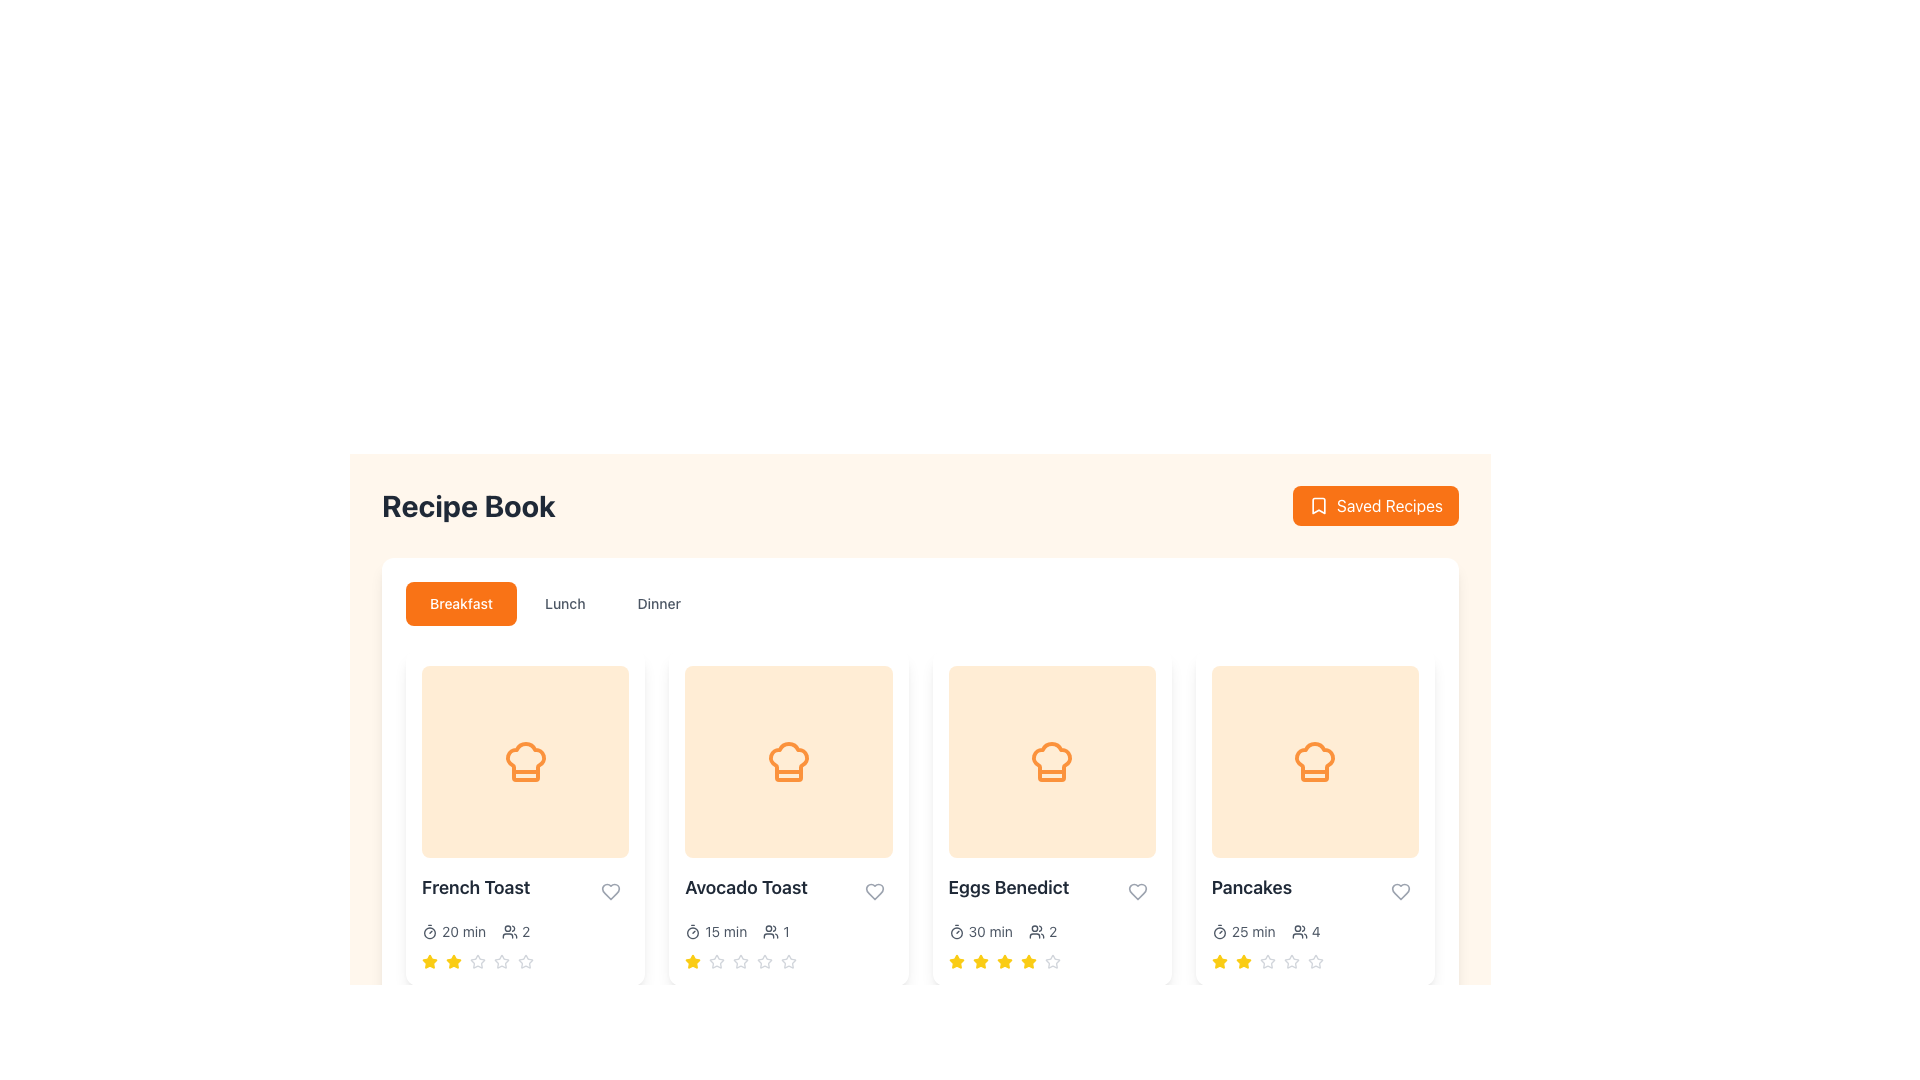 The image size is (1920, 1080). I want to click on the first star graphical icon in the recipe grid under the 'Avocado Toast' card, so click(693, 960).